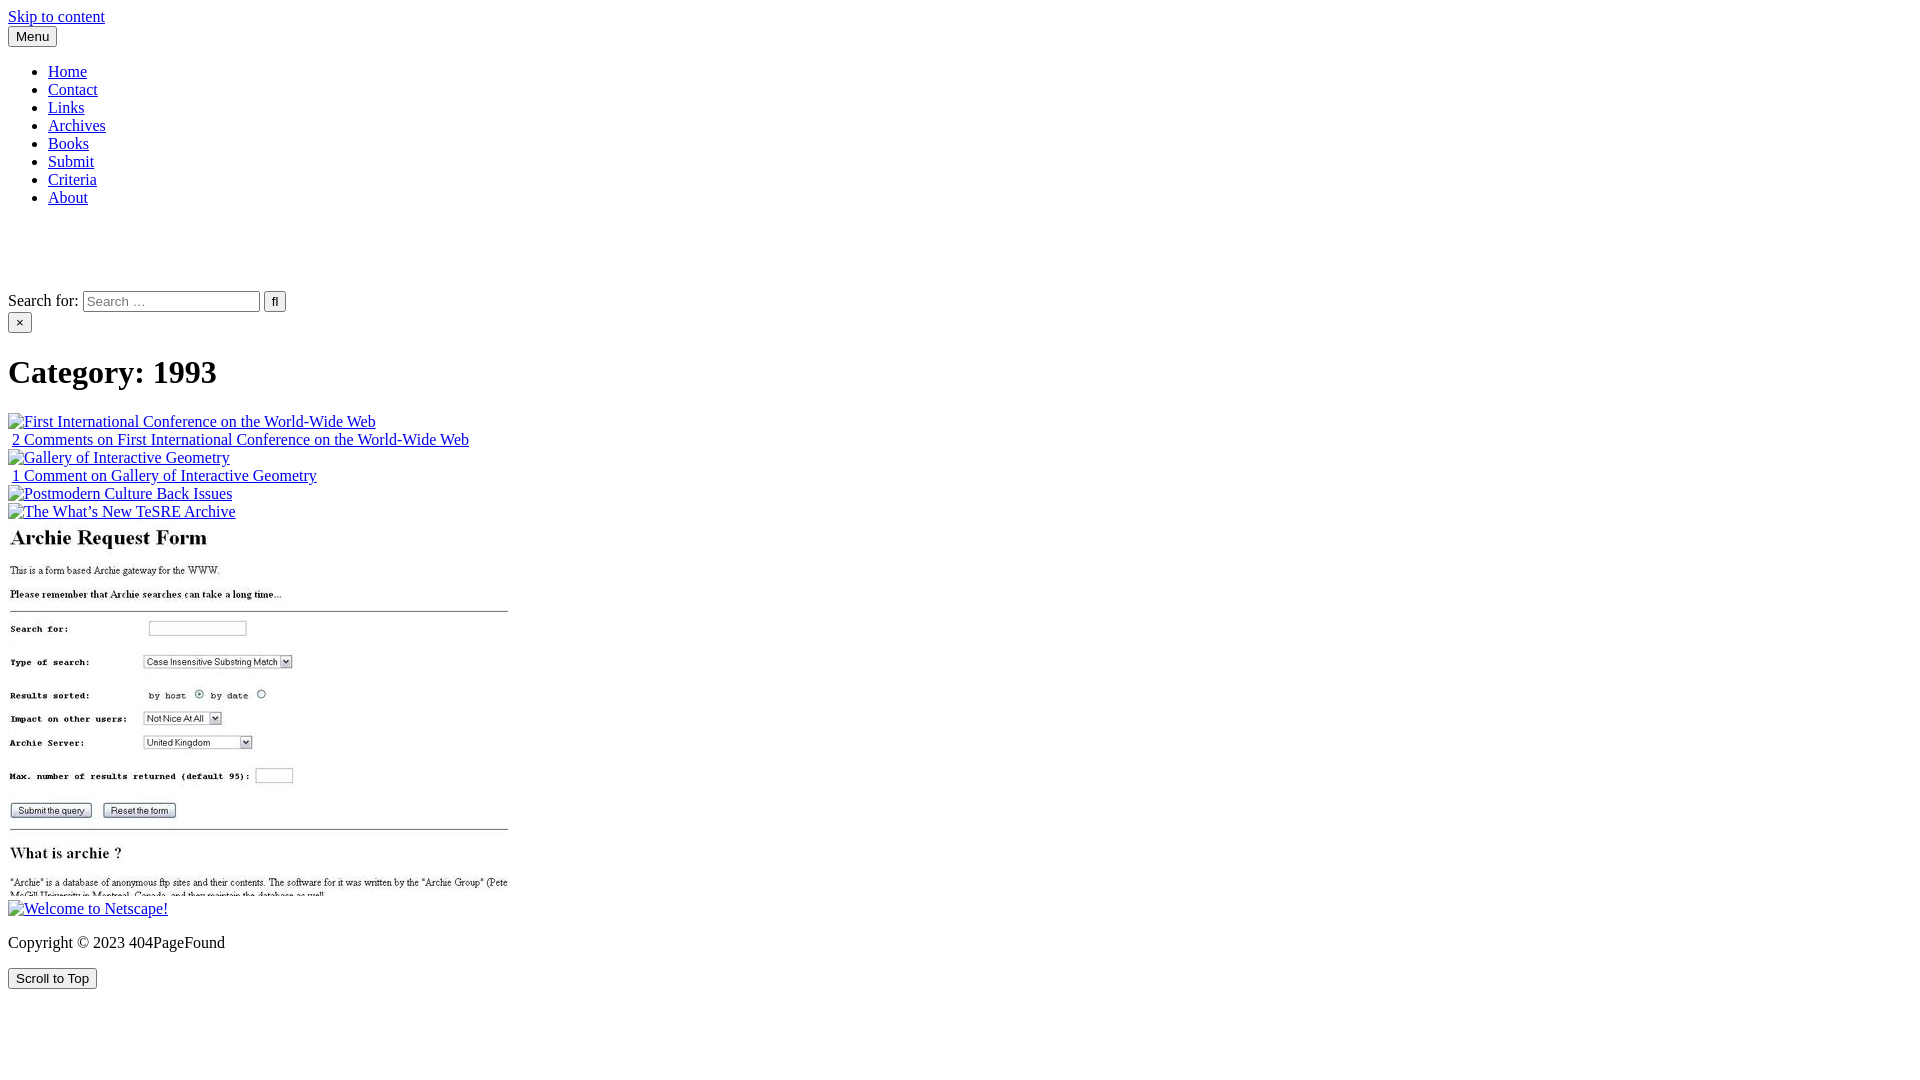 Image resolution: width=1920 pixels, height=1080 pixels. I want to click on 'First International Conference on the World-Wide Web', so click(192, 420).